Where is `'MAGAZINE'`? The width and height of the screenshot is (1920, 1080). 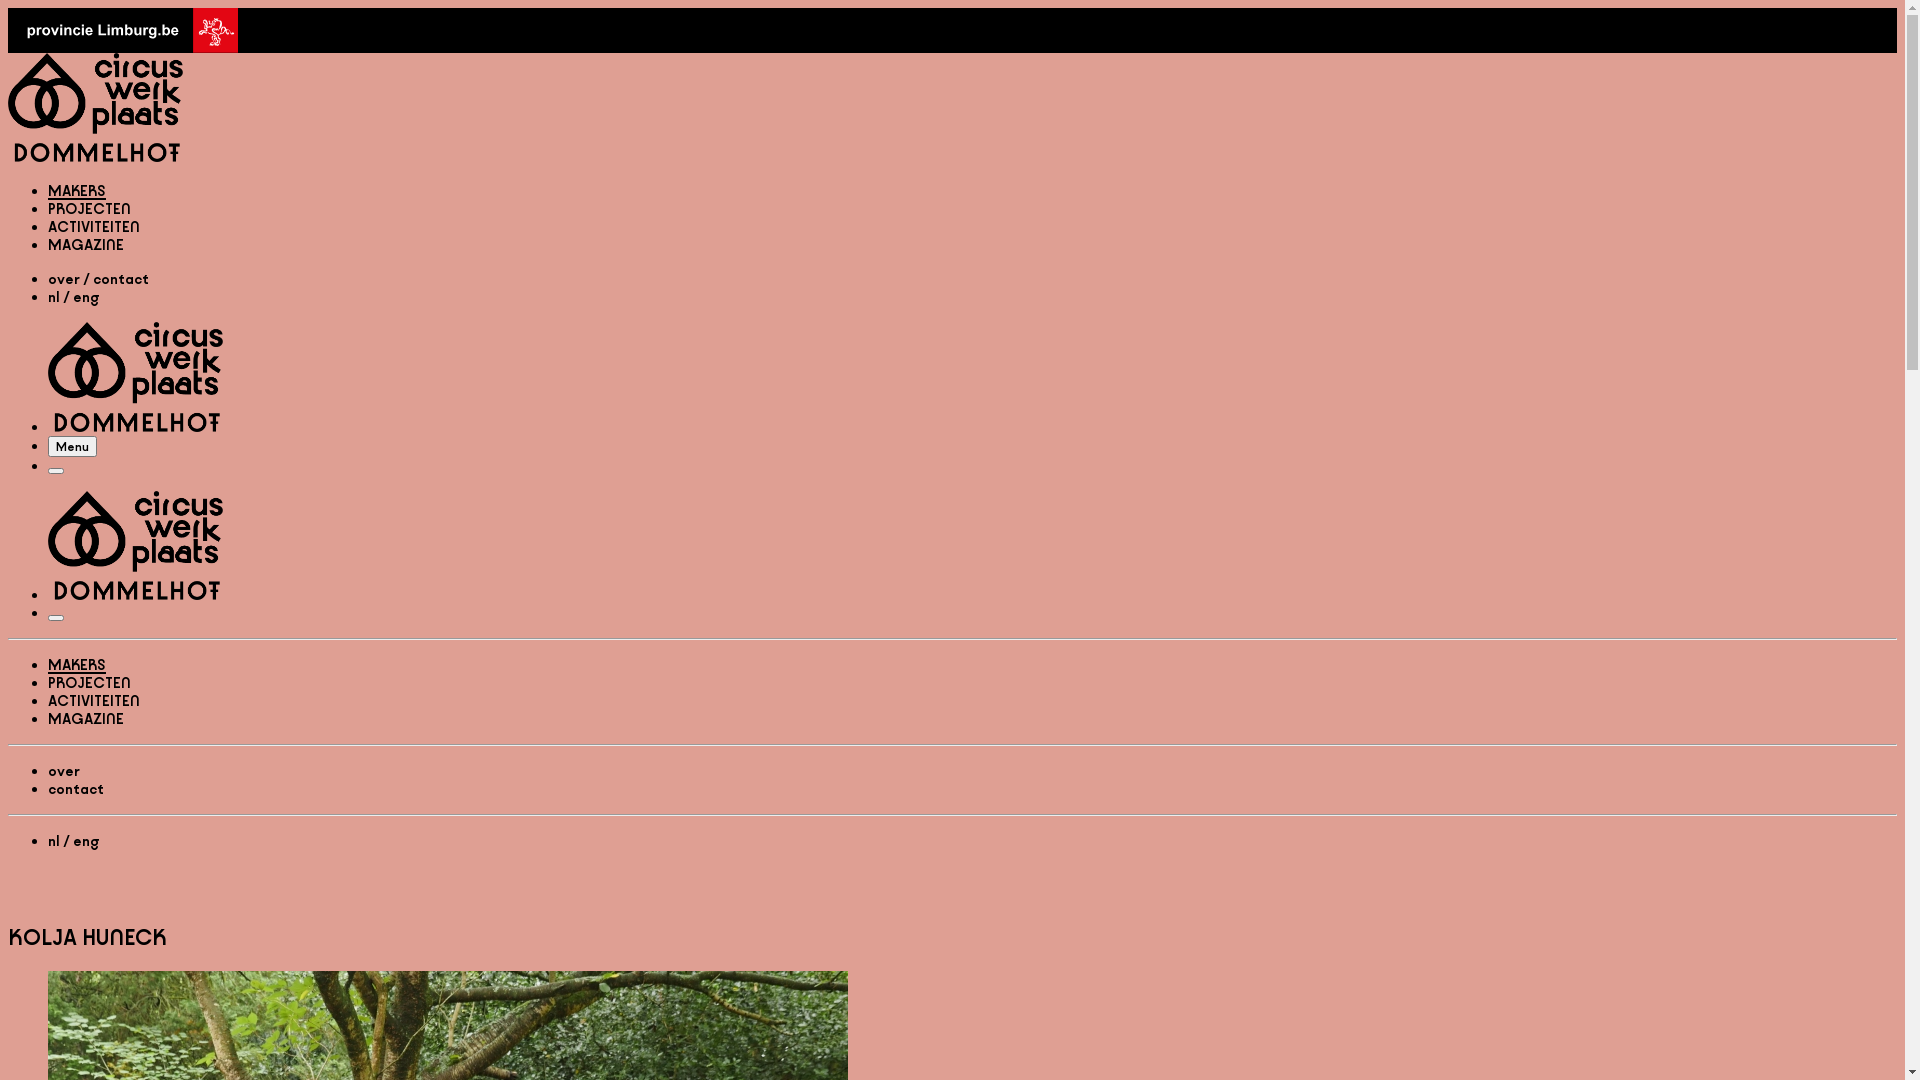
'MAGAZINE' is located at coordinates (85, 717).